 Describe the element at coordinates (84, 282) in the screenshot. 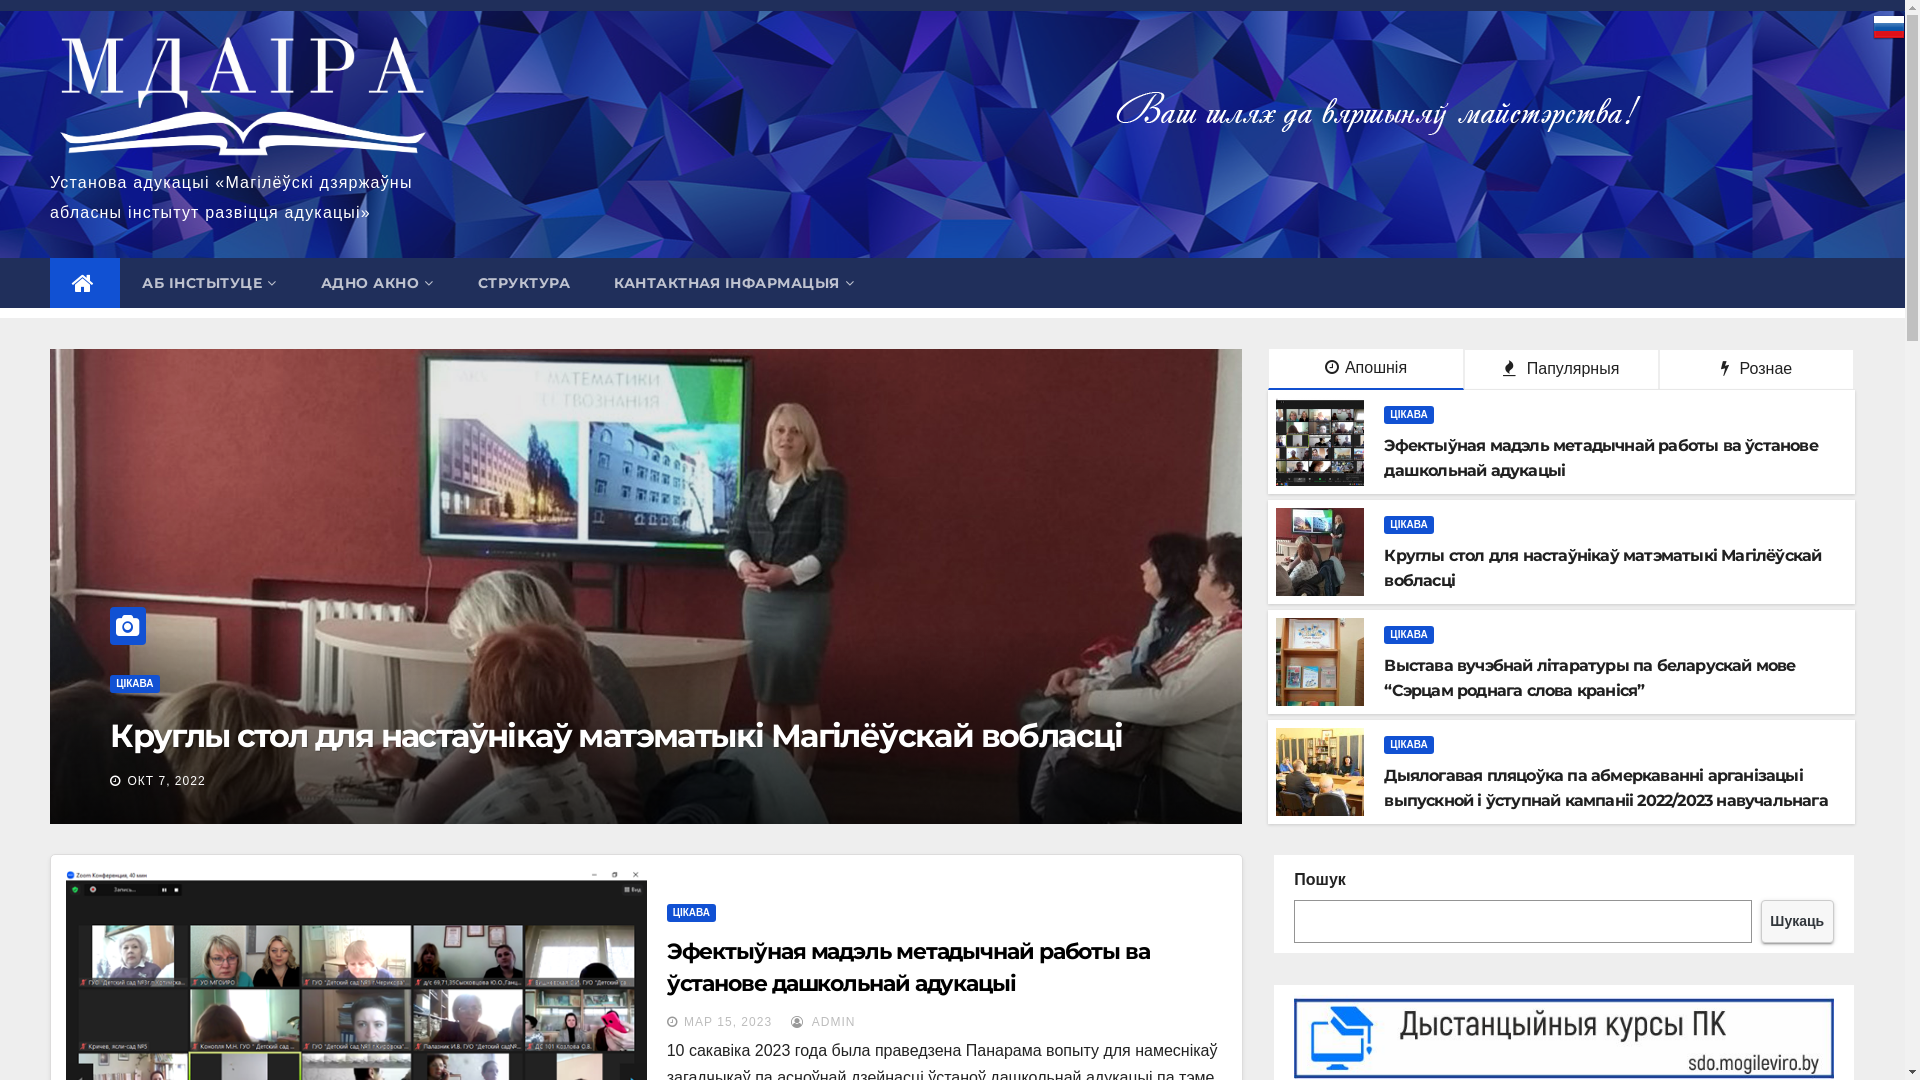

I see `'Home'` at that location.